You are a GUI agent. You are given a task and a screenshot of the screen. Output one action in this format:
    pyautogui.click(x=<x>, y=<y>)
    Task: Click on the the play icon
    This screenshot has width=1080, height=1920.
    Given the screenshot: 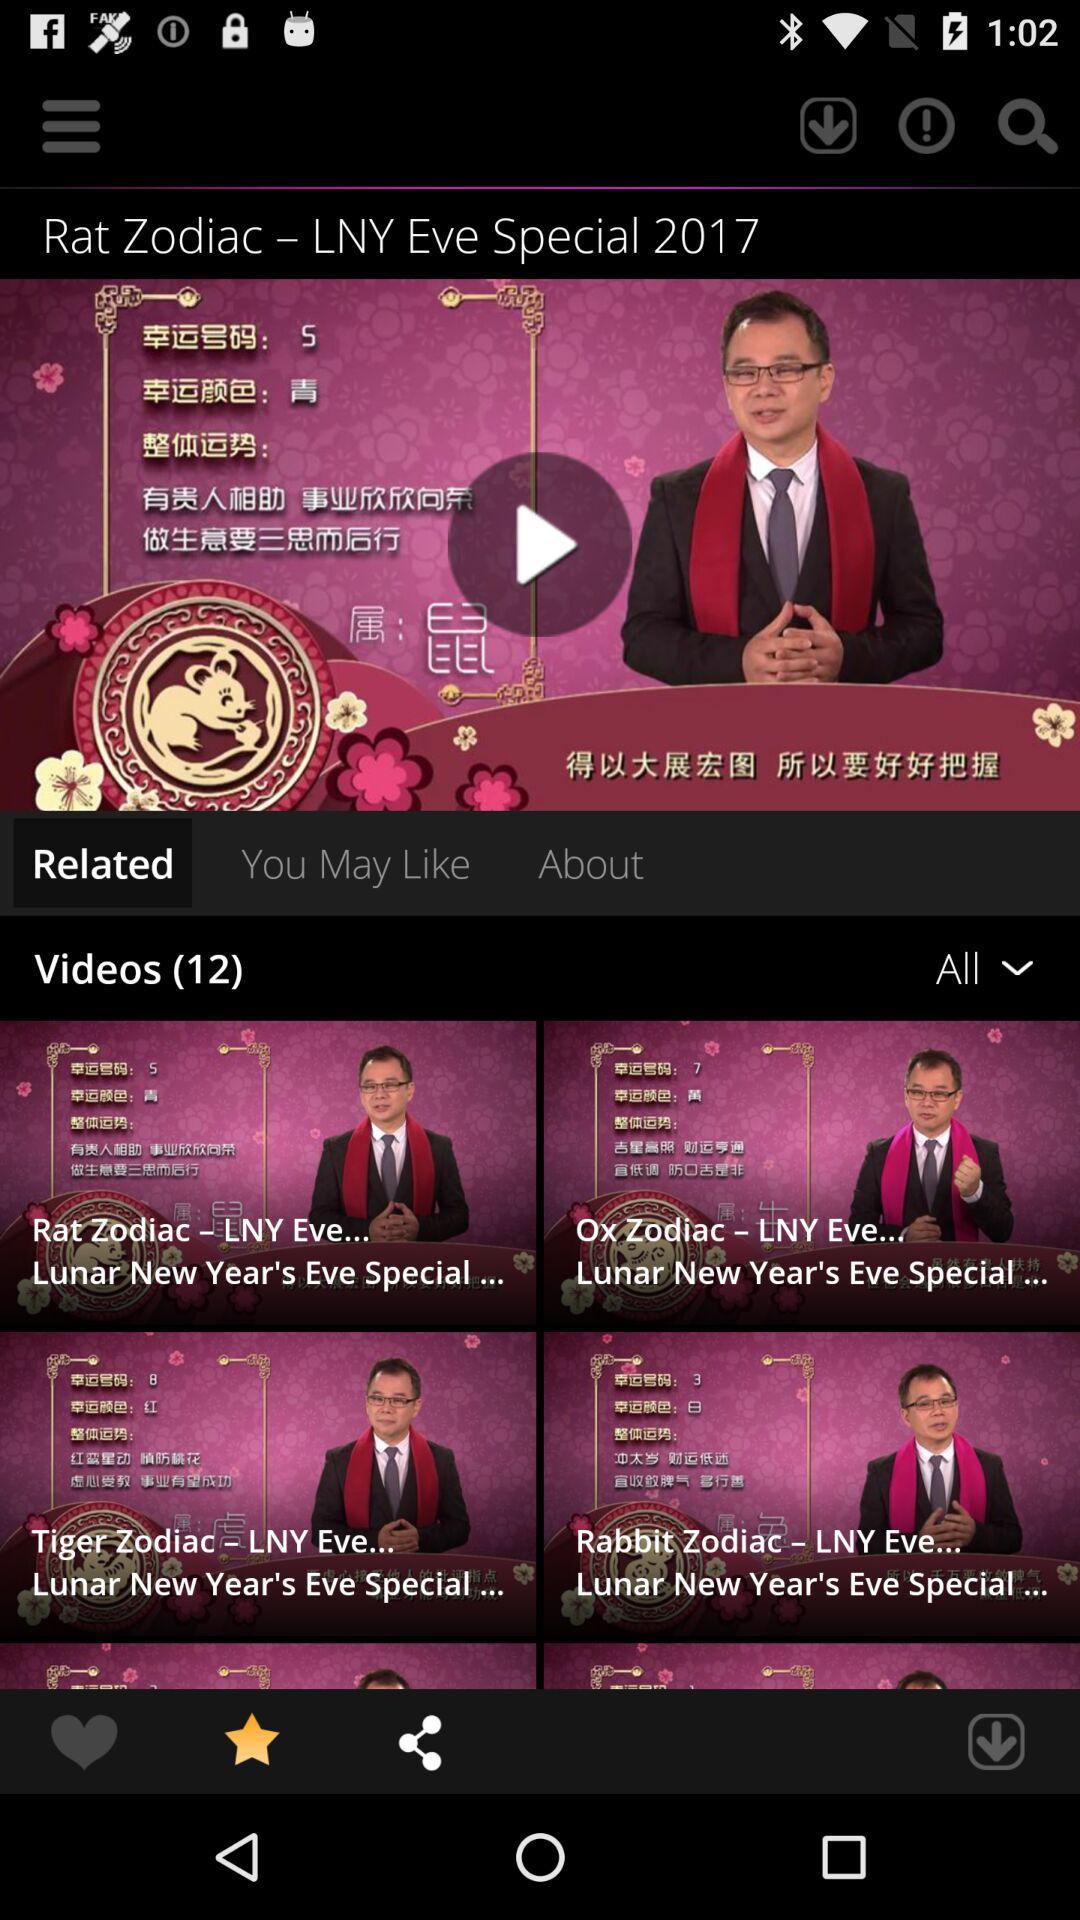 What is the action you would take?
    pyautogui.click(x=540, y=581)
    